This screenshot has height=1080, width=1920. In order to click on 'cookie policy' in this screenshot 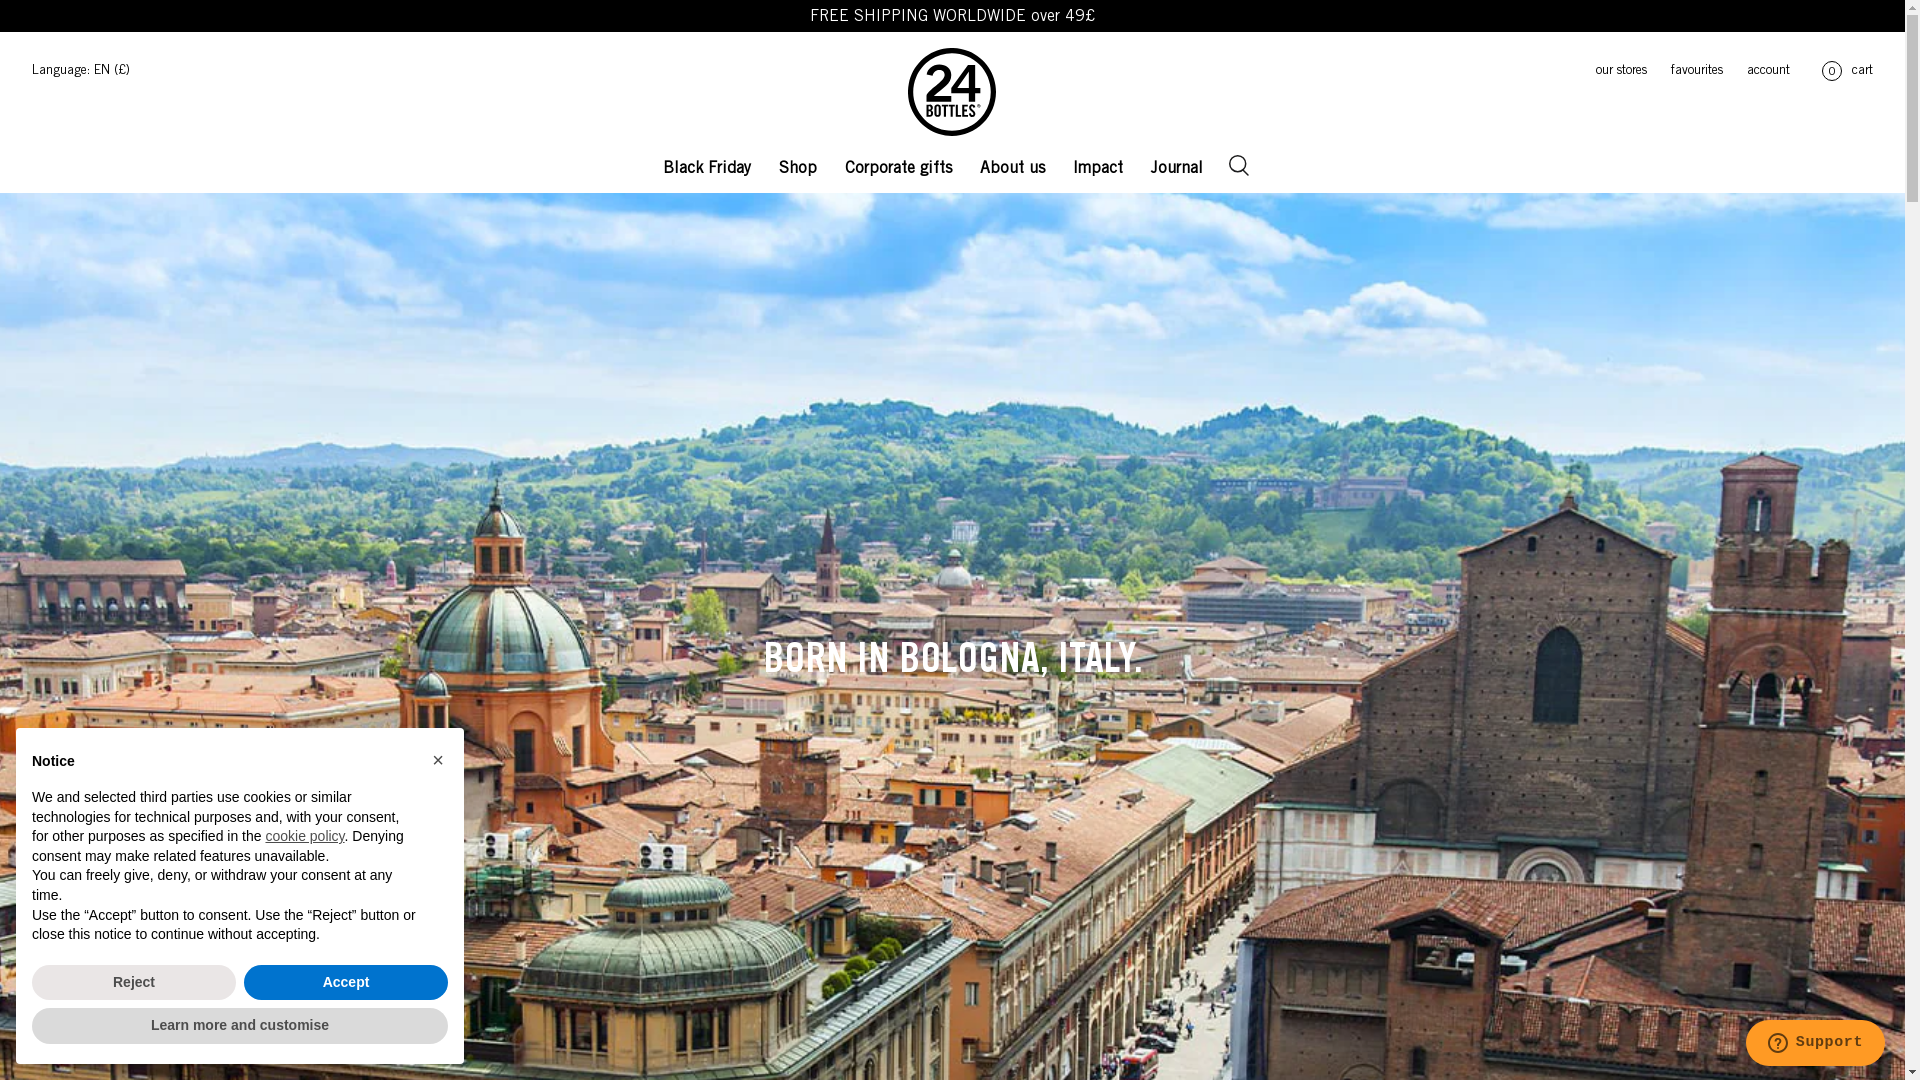, I will do `click(303, 836)`.